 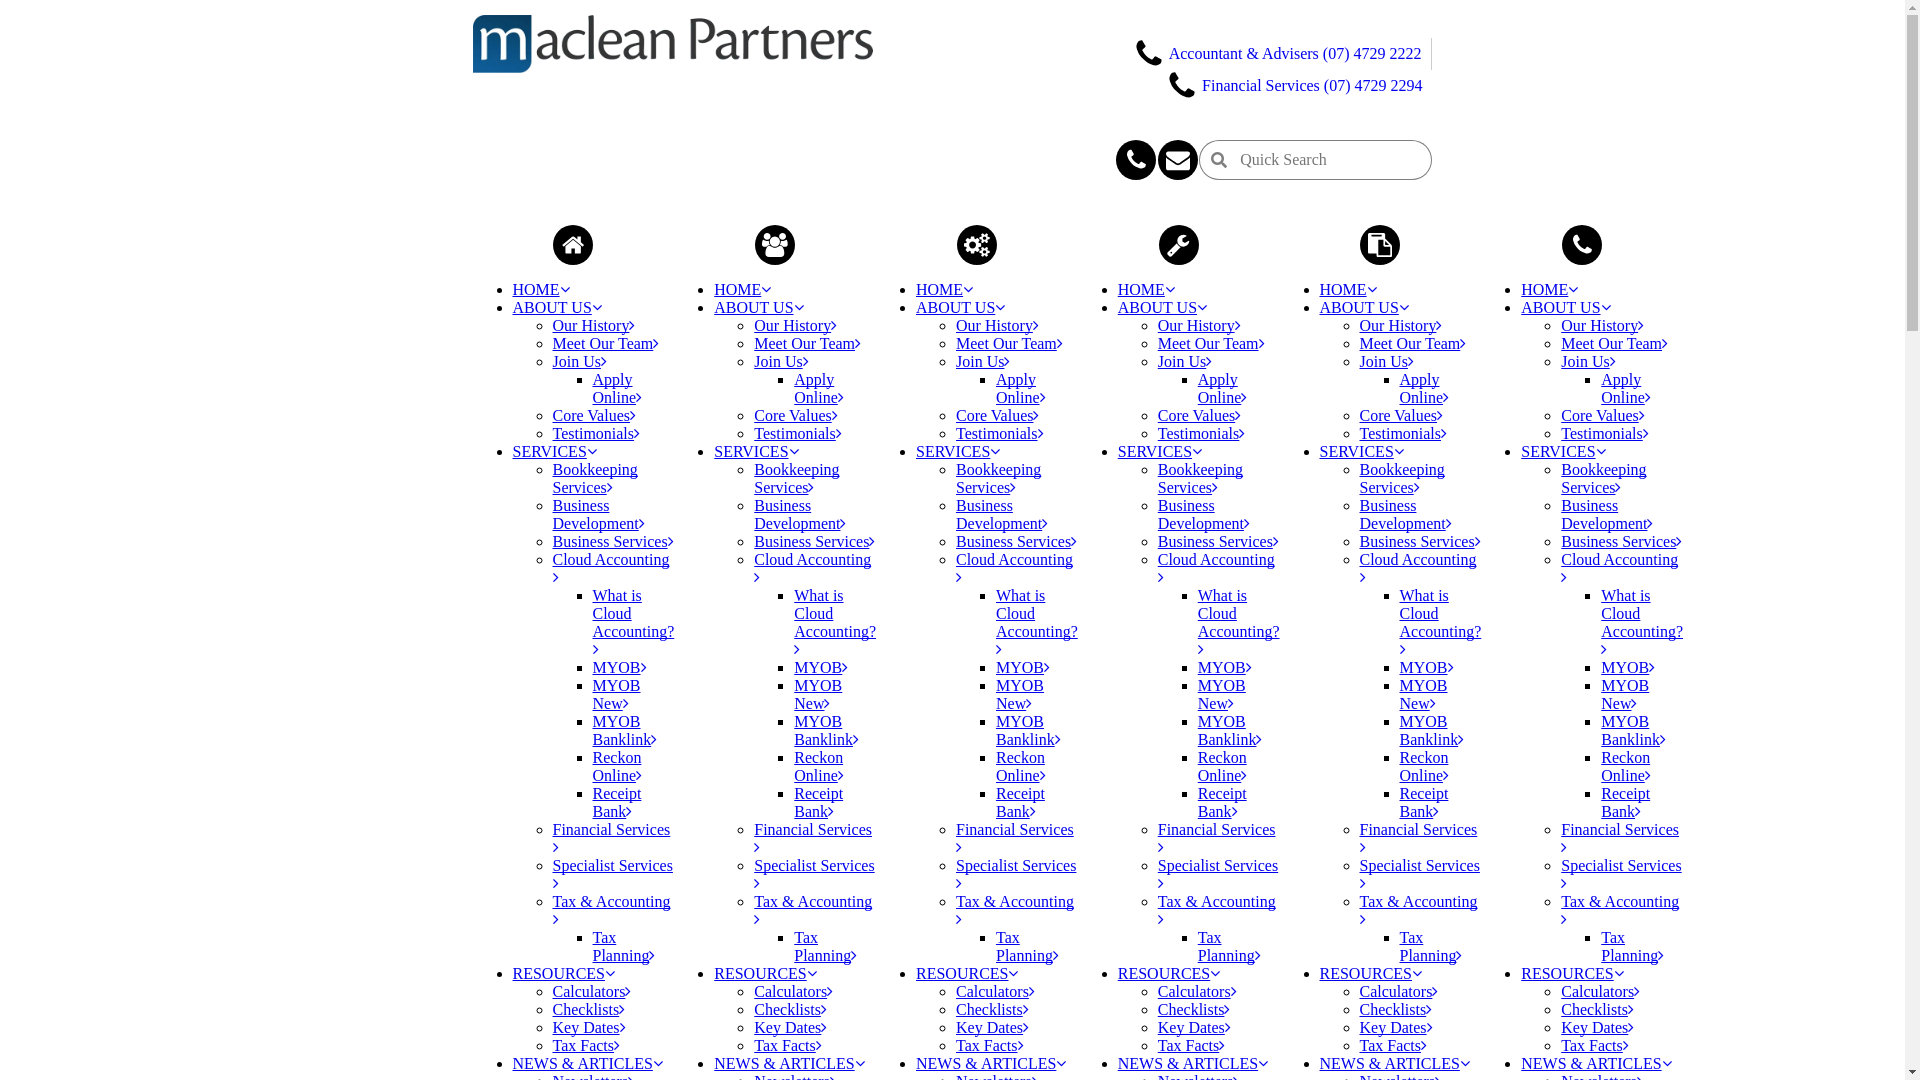 I want to click on 'NEWS & ARTICLES', so click(x=1193, y=1062).